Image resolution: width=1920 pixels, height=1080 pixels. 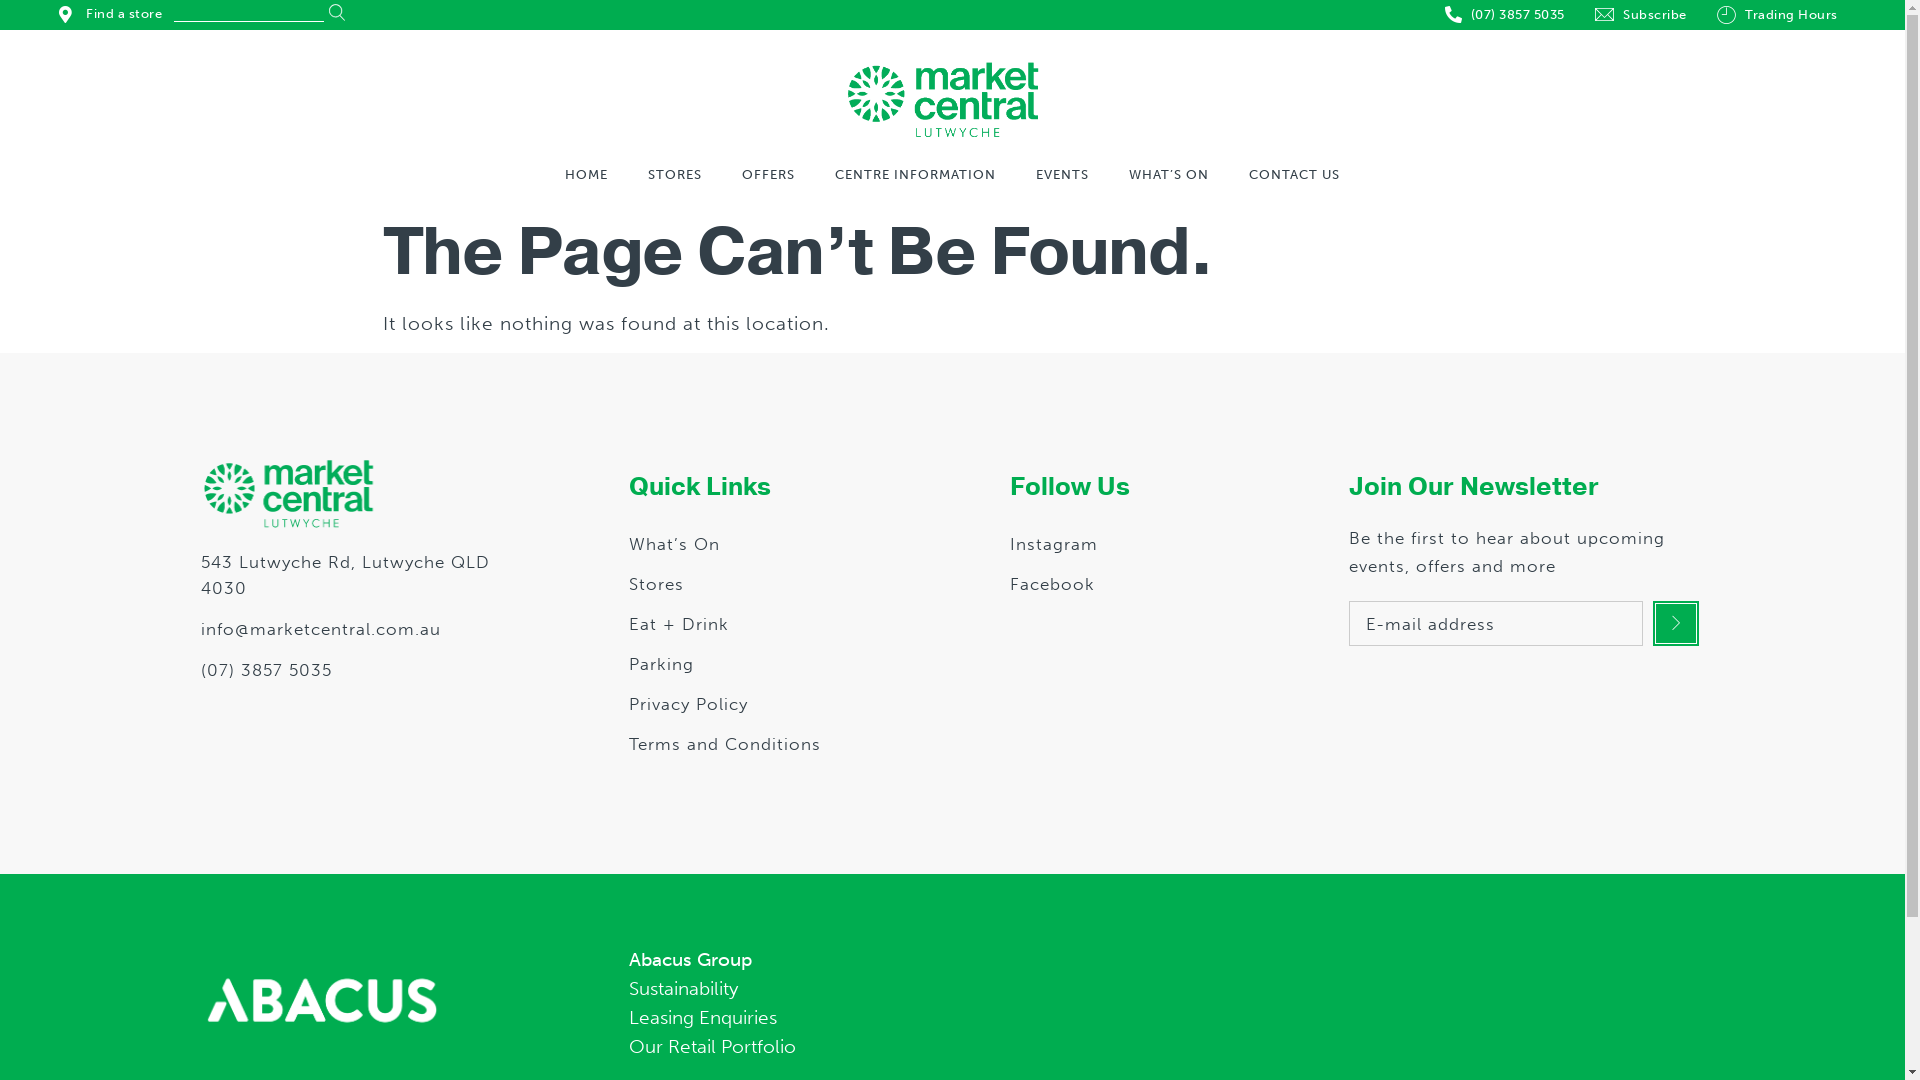 What do you see at coordinates (661, 663) in the screenshot?
I see `'Parking'` at bounding box center [661, 663].